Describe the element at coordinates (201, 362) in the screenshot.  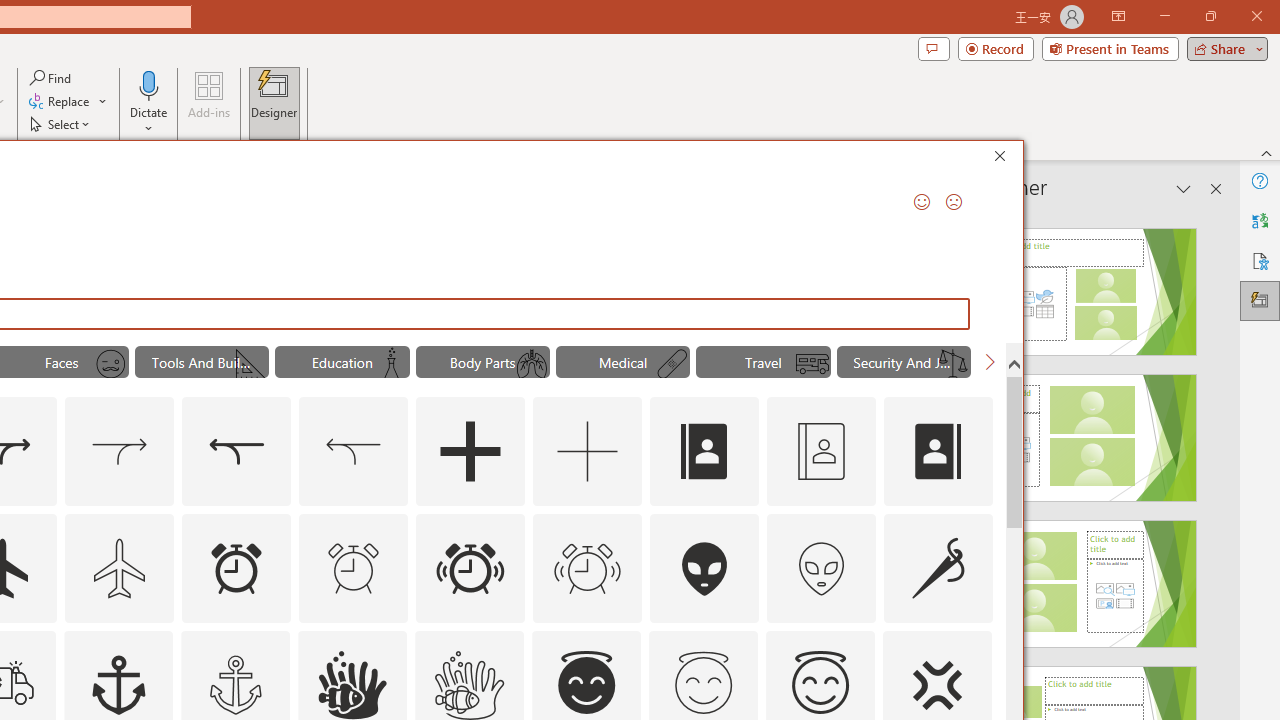
I see `'"Tools And Building" Icons.'` at that location.